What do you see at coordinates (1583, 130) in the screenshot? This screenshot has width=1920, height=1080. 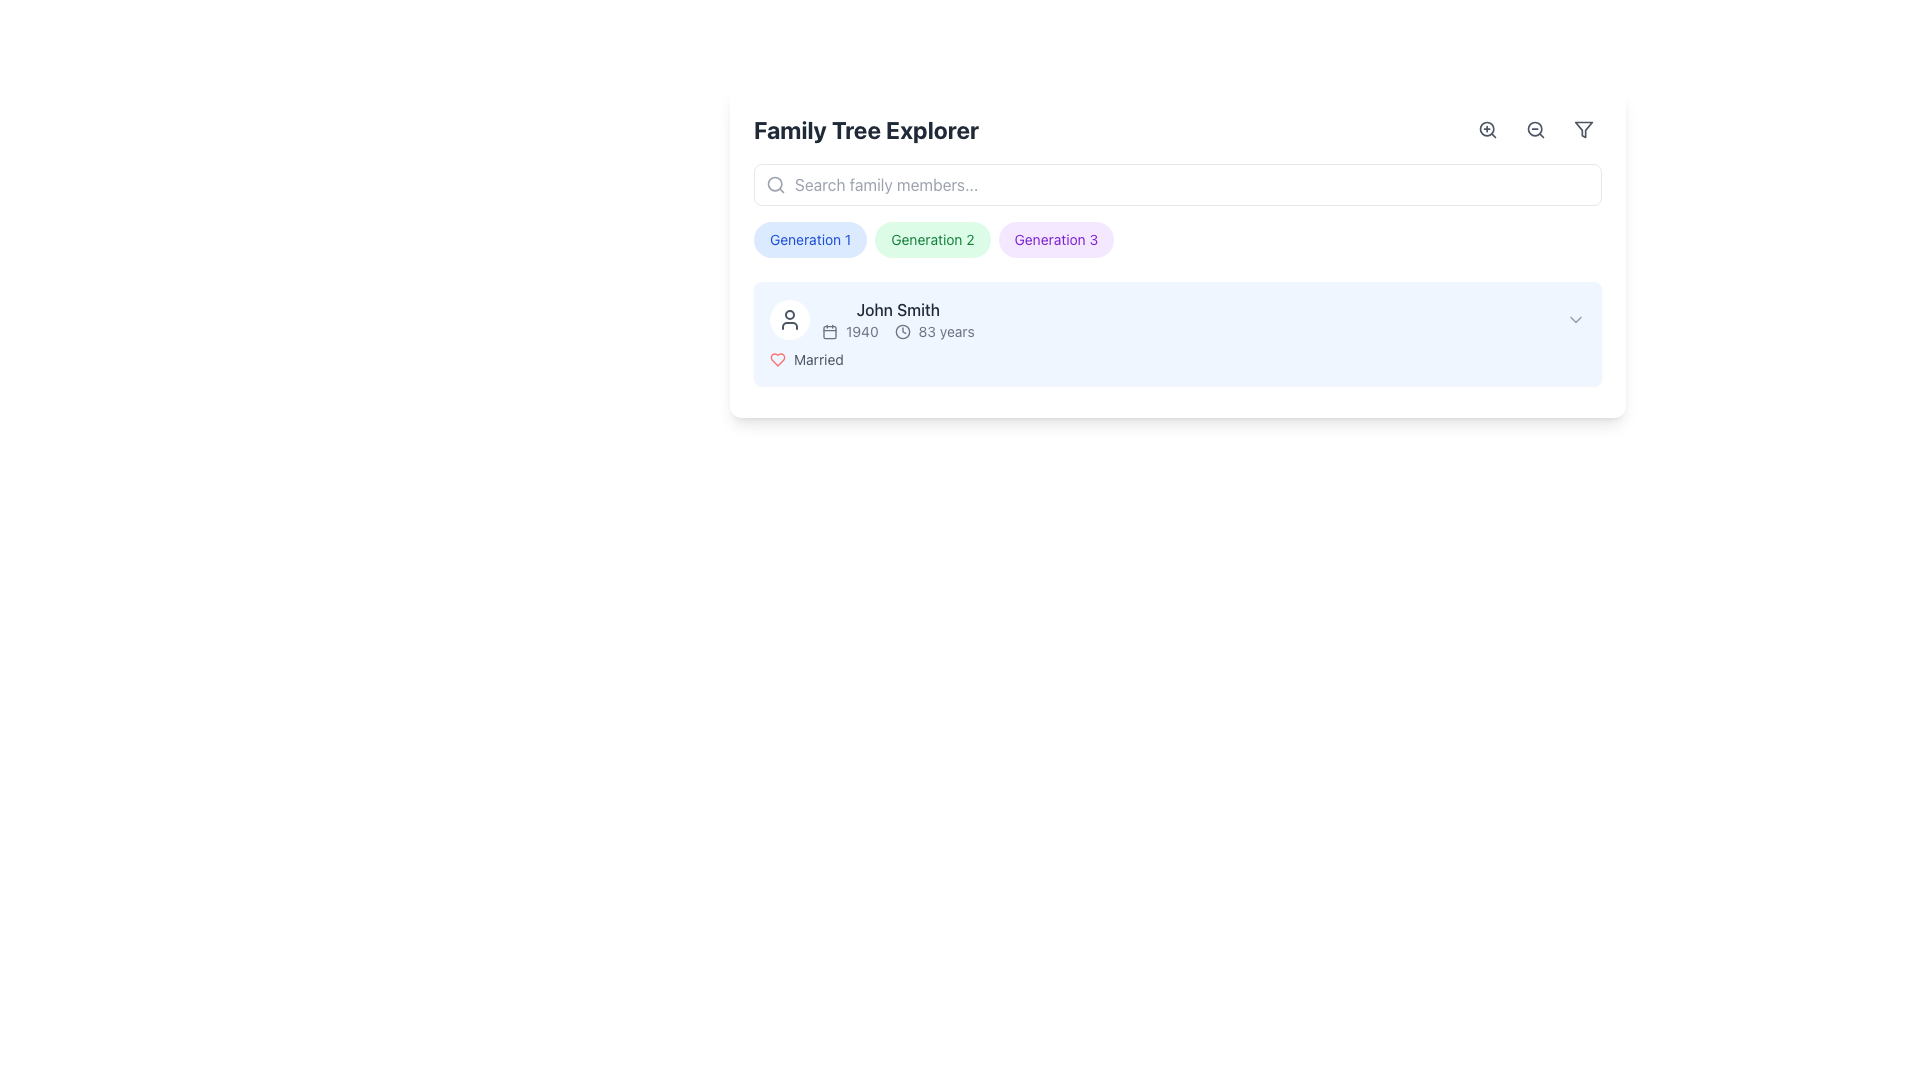 I see `the small funnel-shaped dark gray icon located in the top-right corner of the interface` at bounding box center [1583, 130].